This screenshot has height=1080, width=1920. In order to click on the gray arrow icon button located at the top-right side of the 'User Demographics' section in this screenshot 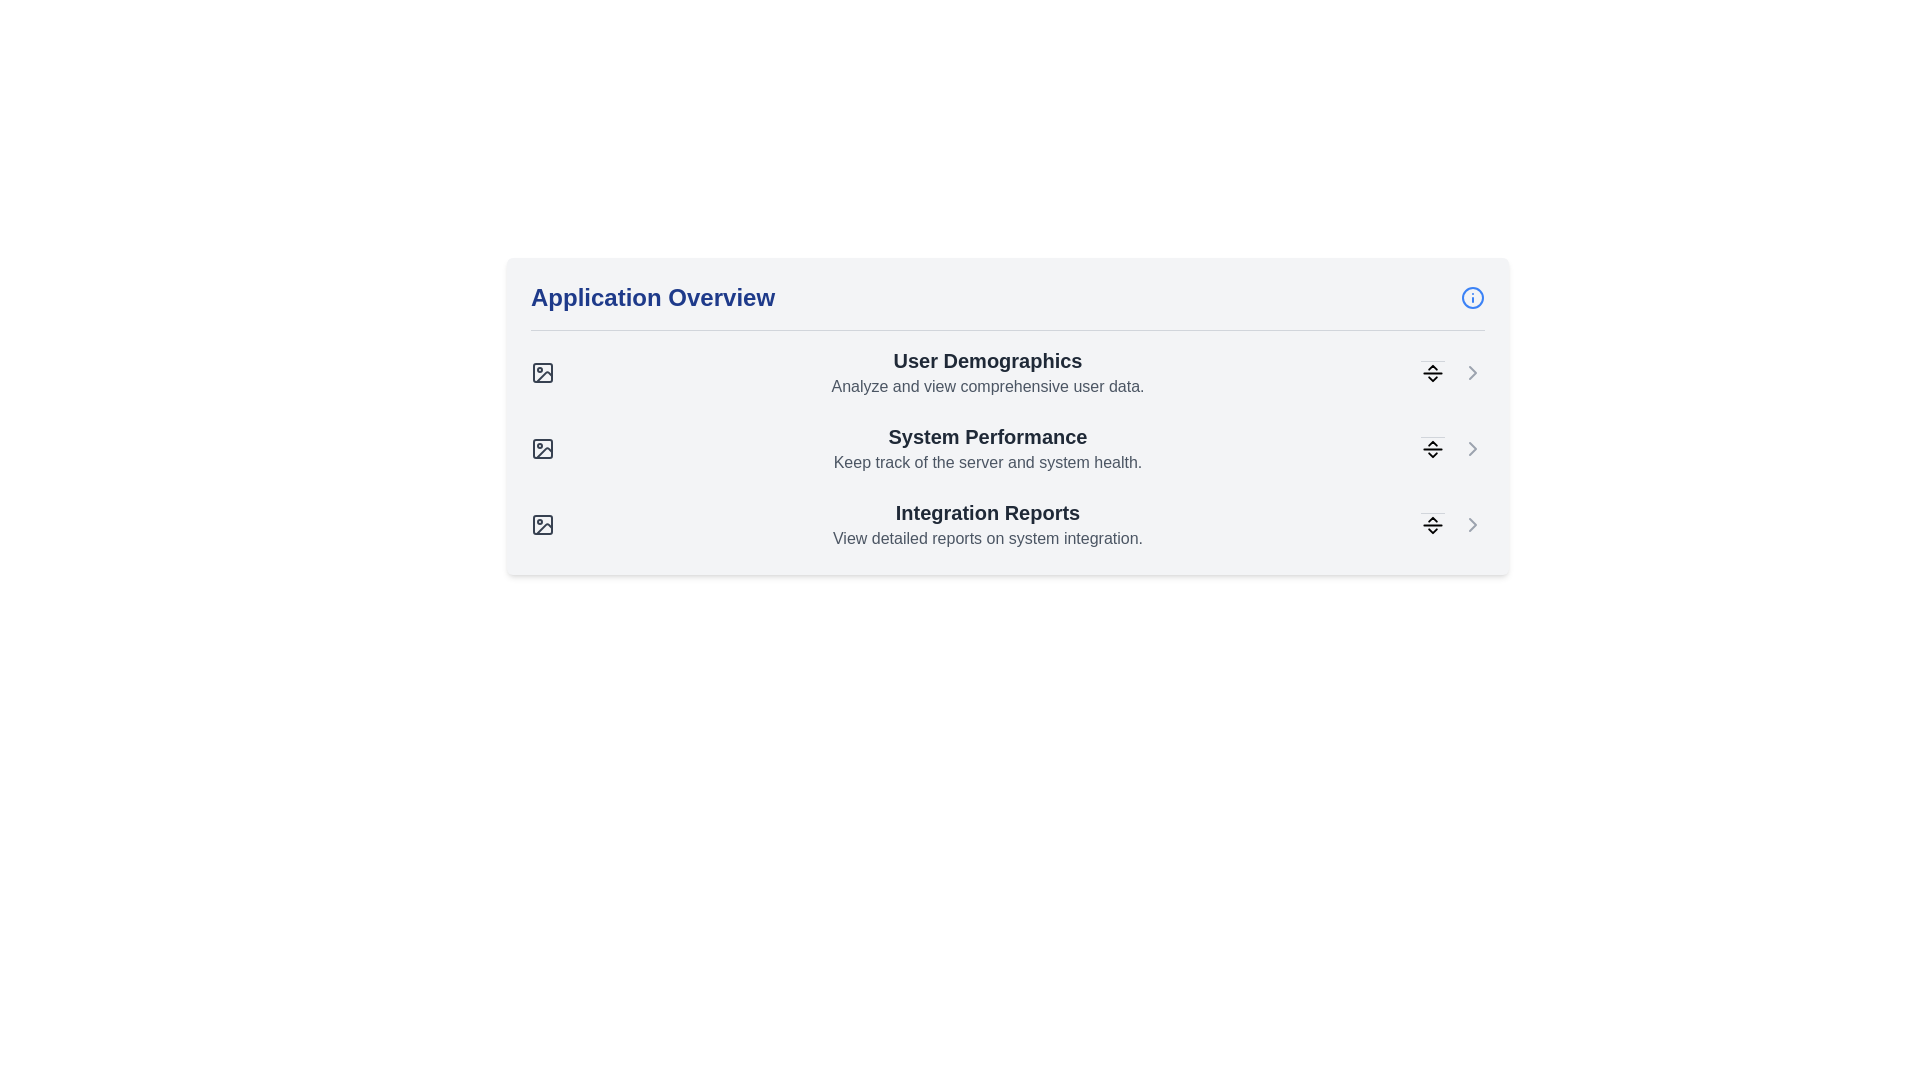, I will do `click(1473, 373)`.